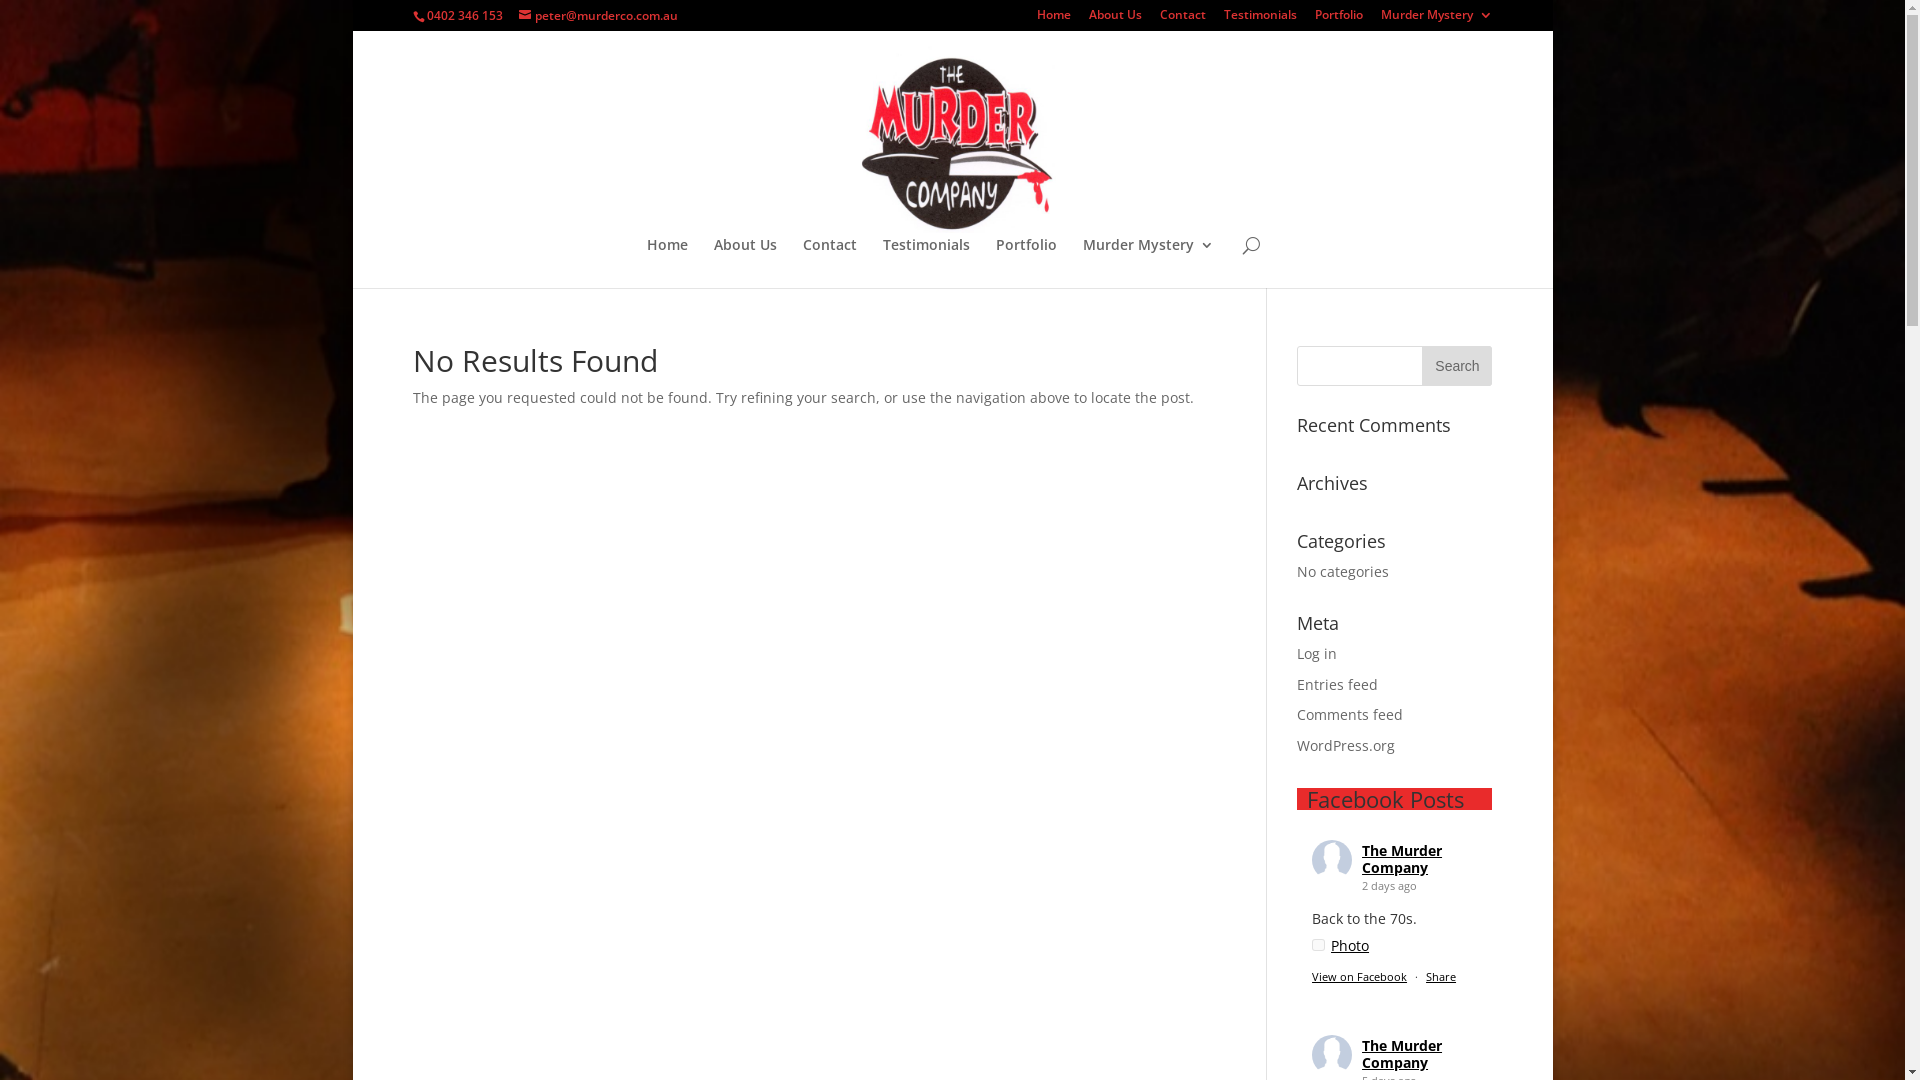 Image resolution: width=1920 pixels, height=1080 pixels. Describe the element at coordinates (1026, 261) in the screenshot. I see `'Portfolio'` at that location.